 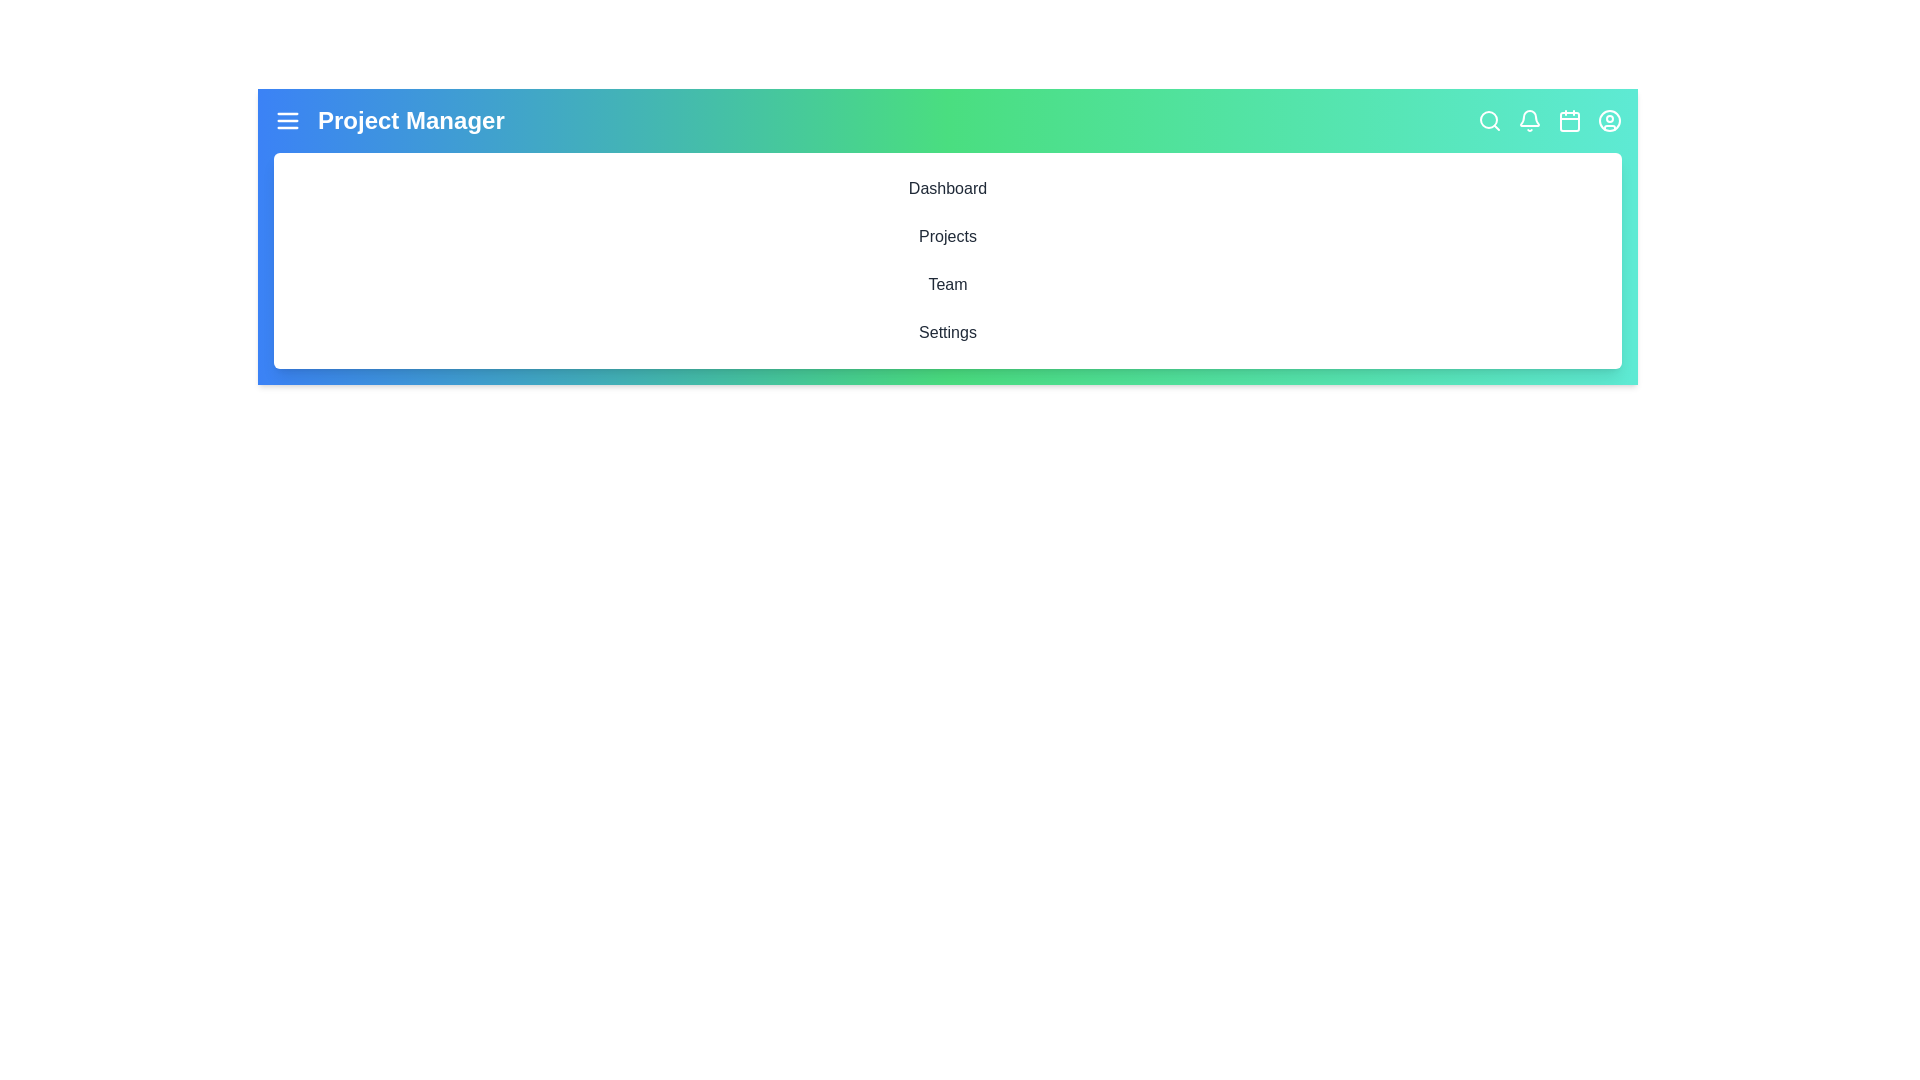 What do you see at coordinates (1568, 120) in the screenshot?
I see `the interactive element Calendar to inspect its hover effect` at bounding box center [1568, 120].